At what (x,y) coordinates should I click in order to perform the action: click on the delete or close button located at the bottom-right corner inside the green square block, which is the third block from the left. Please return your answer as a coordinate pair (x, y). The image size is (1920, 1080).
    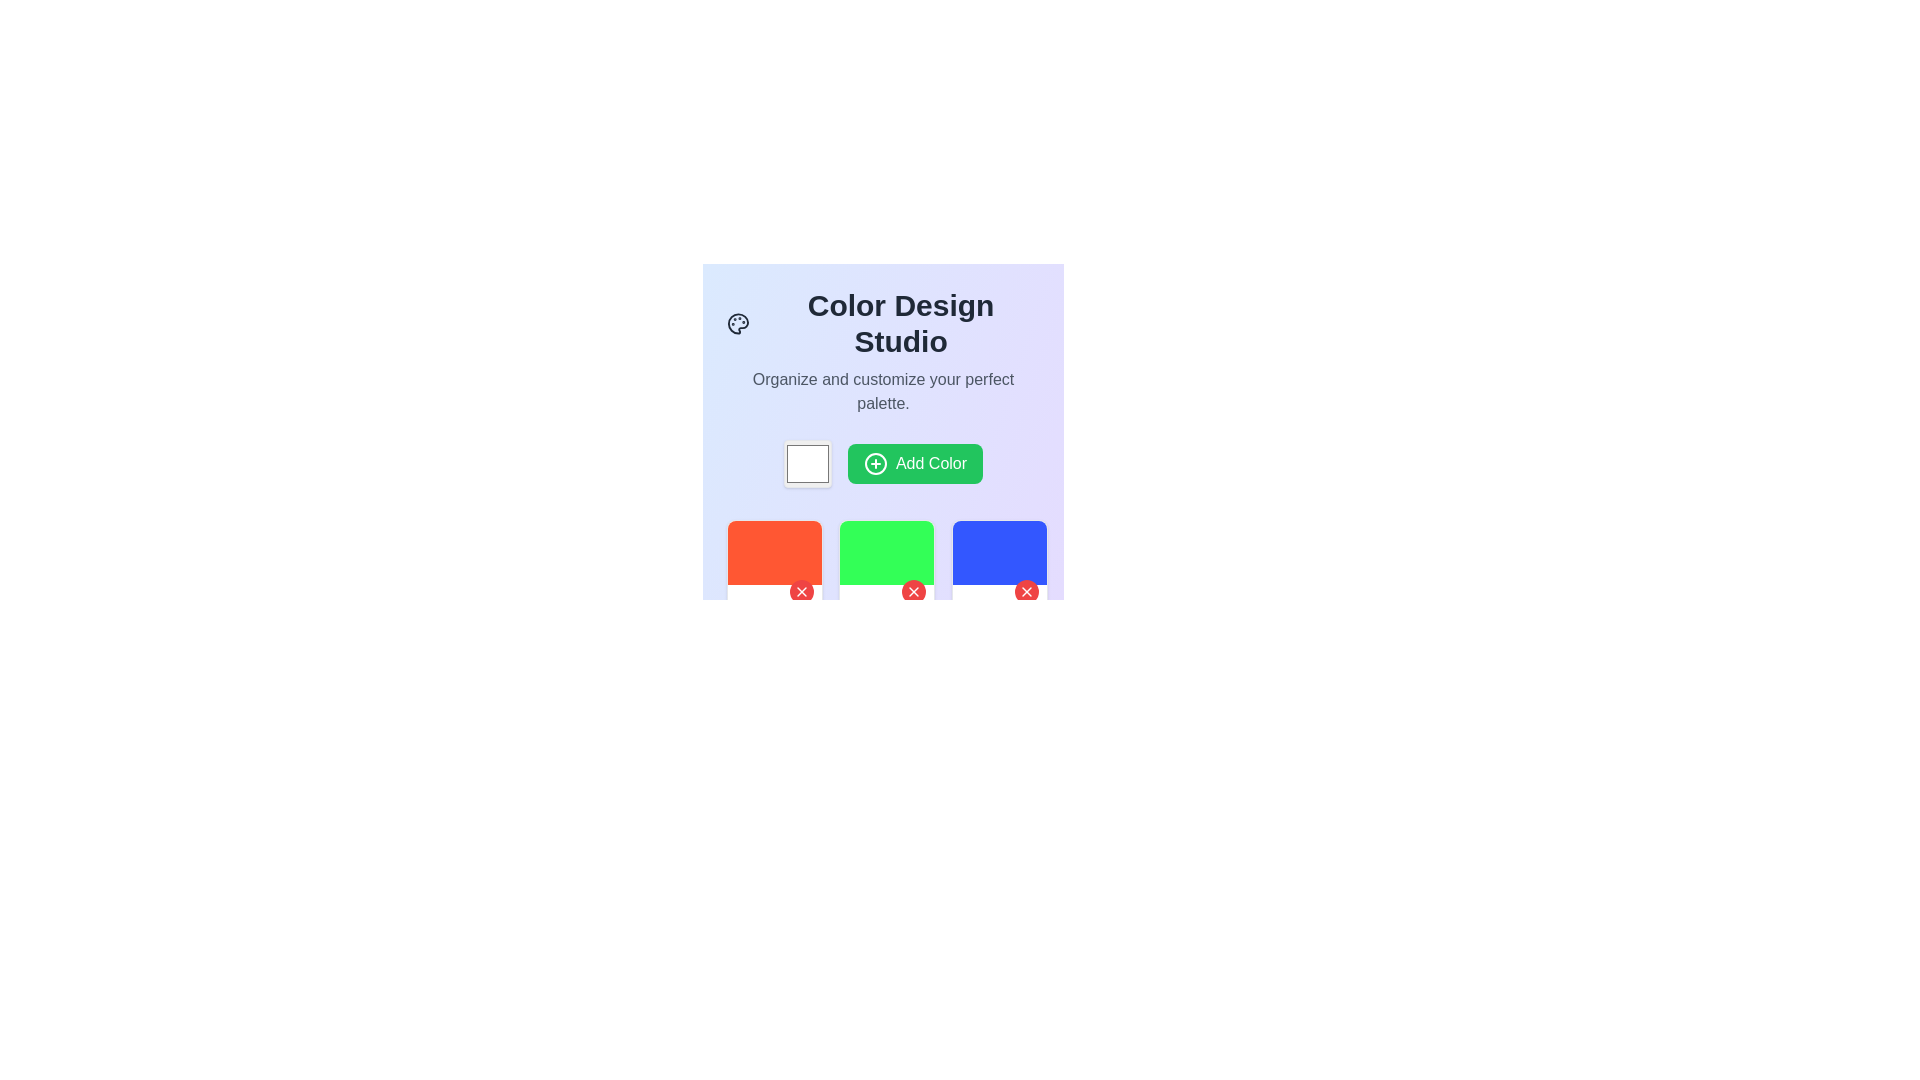
    Looking at the image, I should click on (912, 592).